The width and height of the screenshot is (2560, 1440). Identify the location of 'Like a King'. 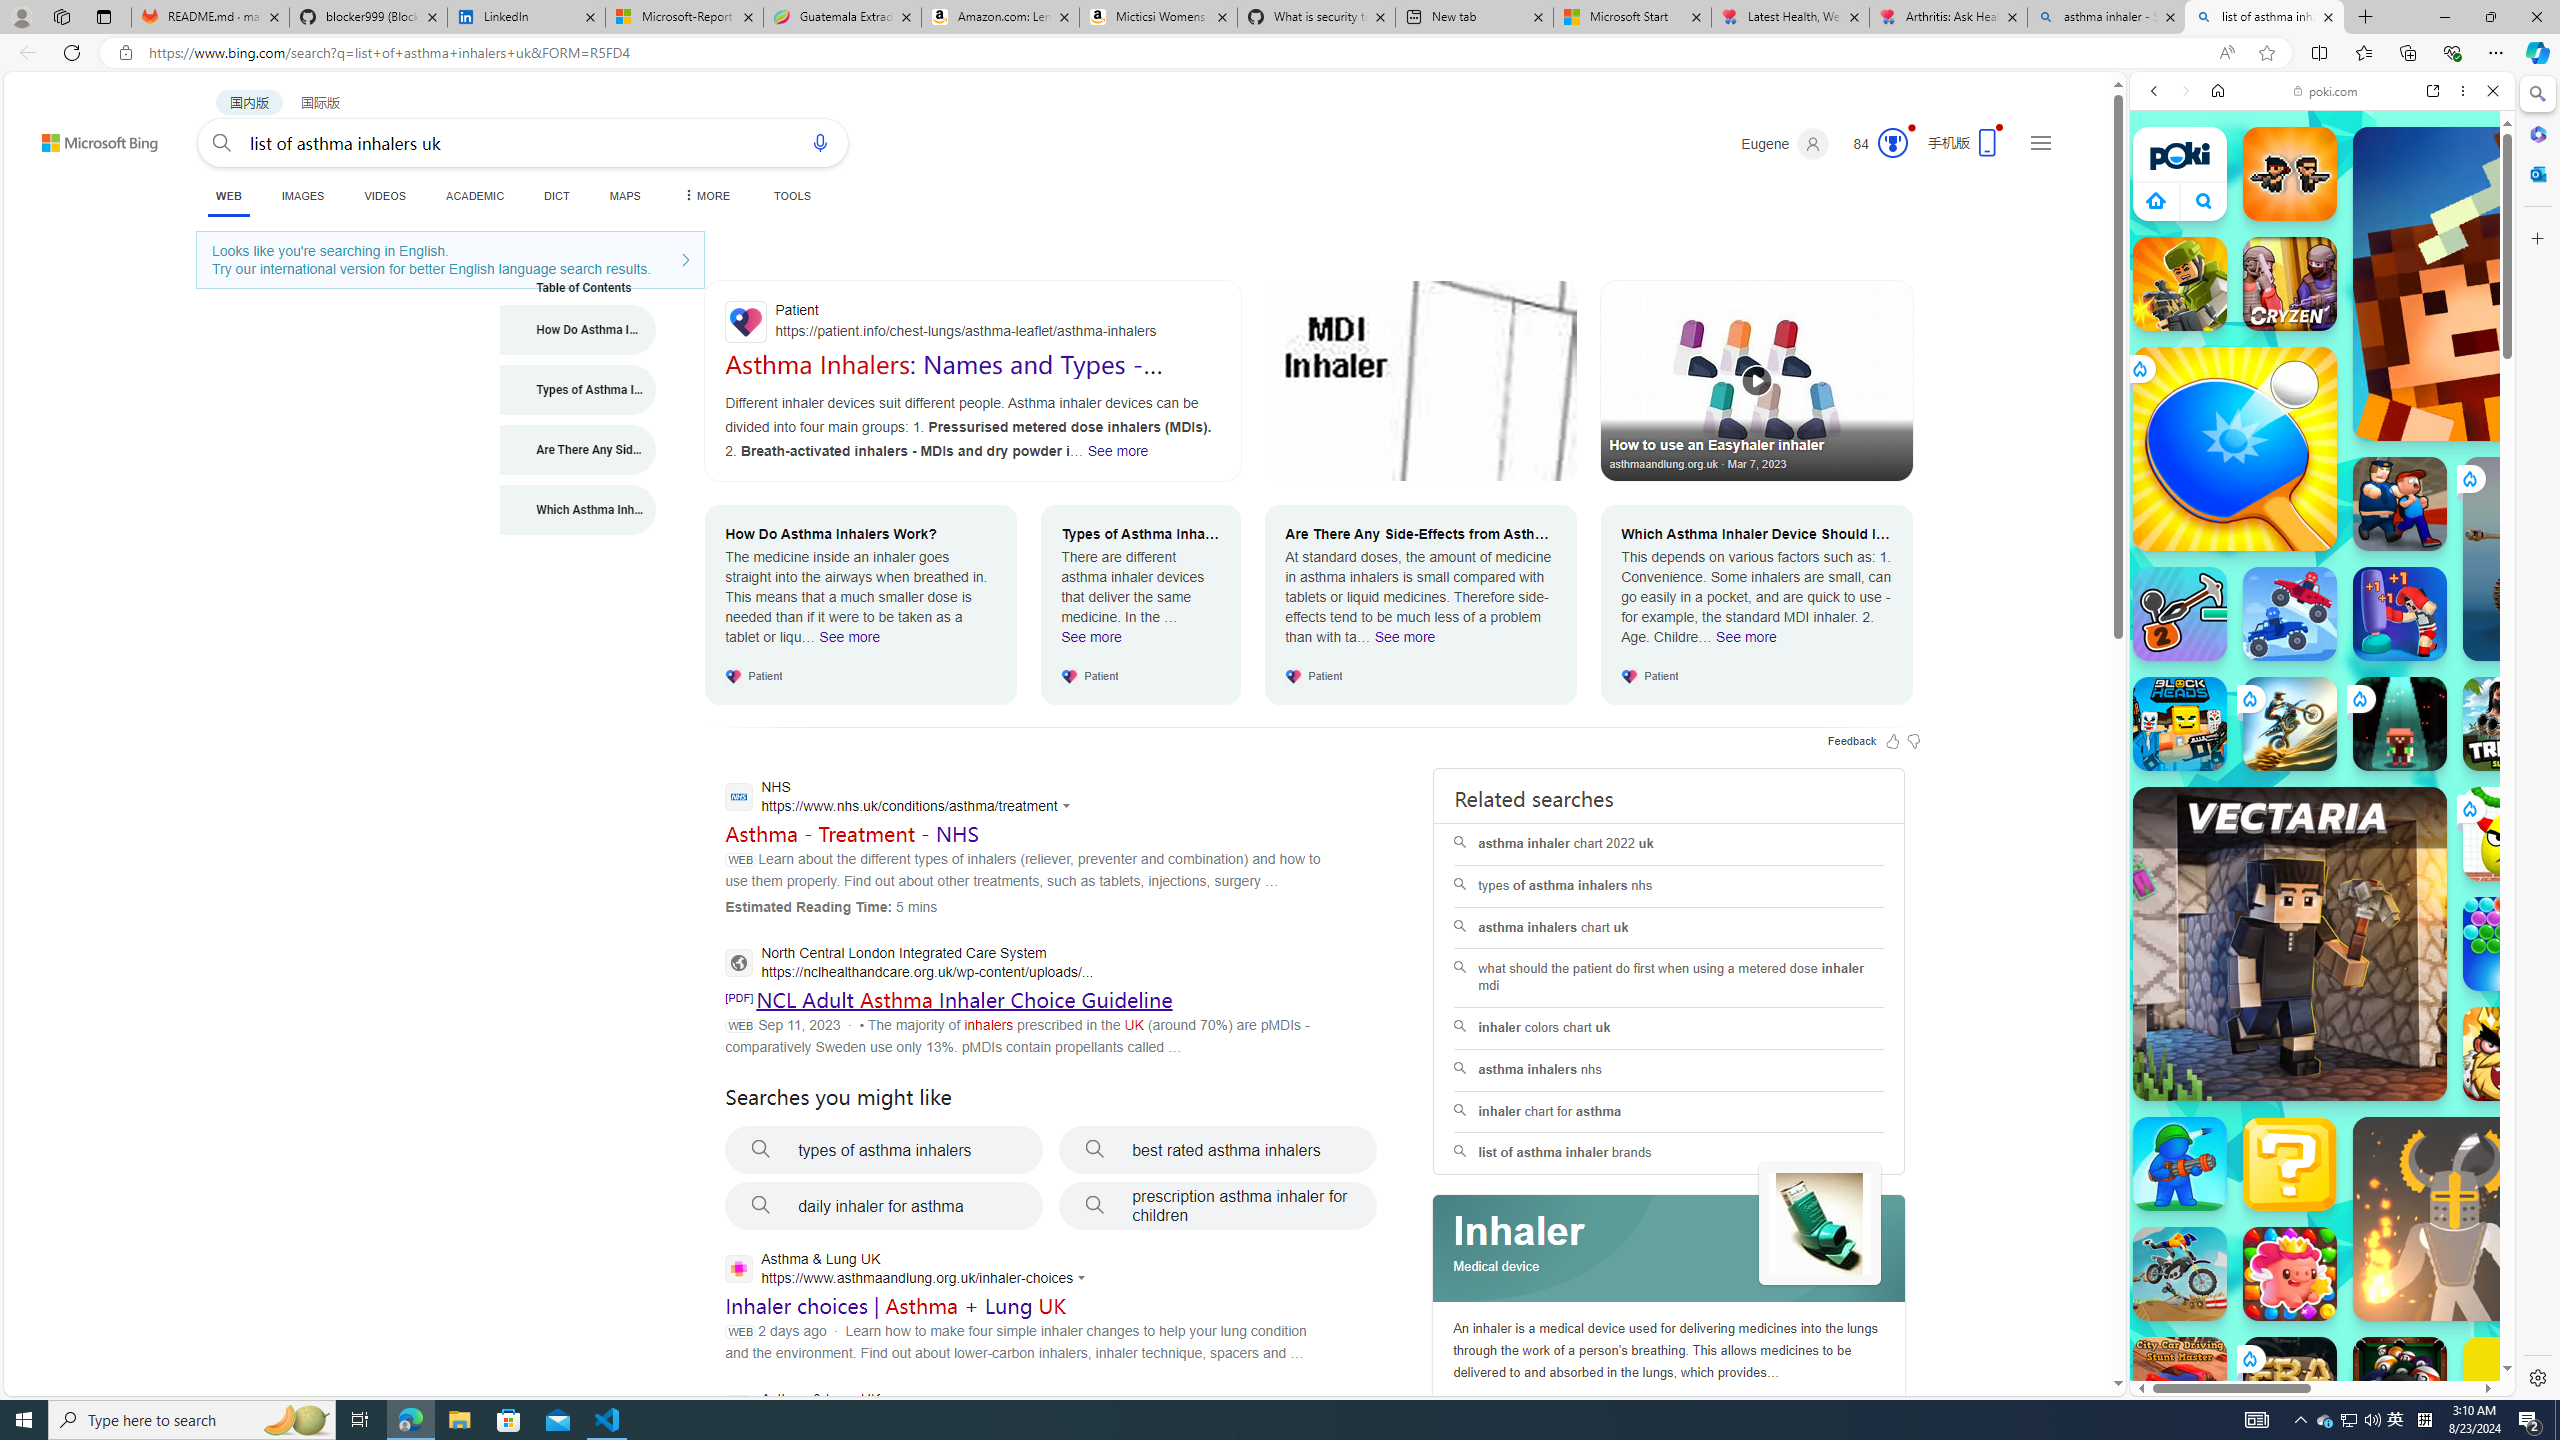
(2510, 1053).